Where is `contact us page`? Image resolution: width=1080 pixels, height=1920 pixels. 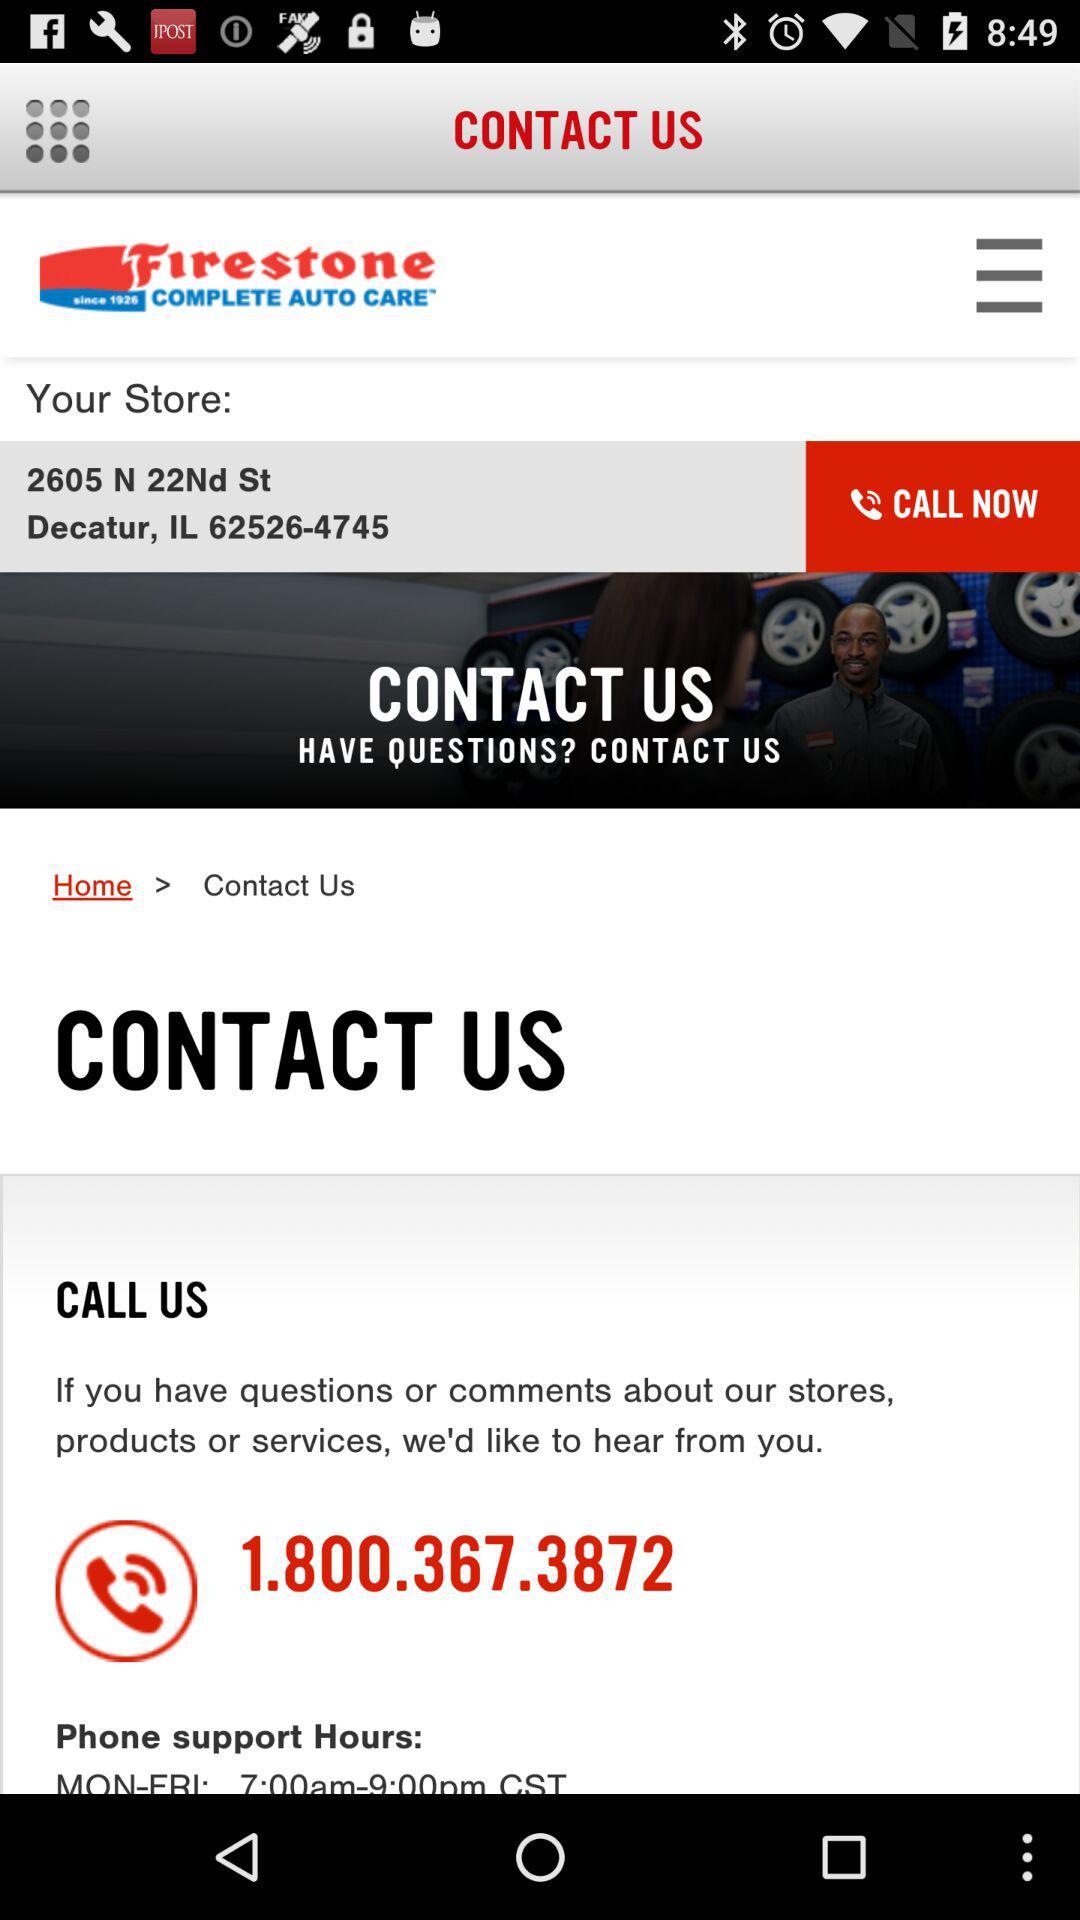
contact us page is located at coordinates (540, 996).